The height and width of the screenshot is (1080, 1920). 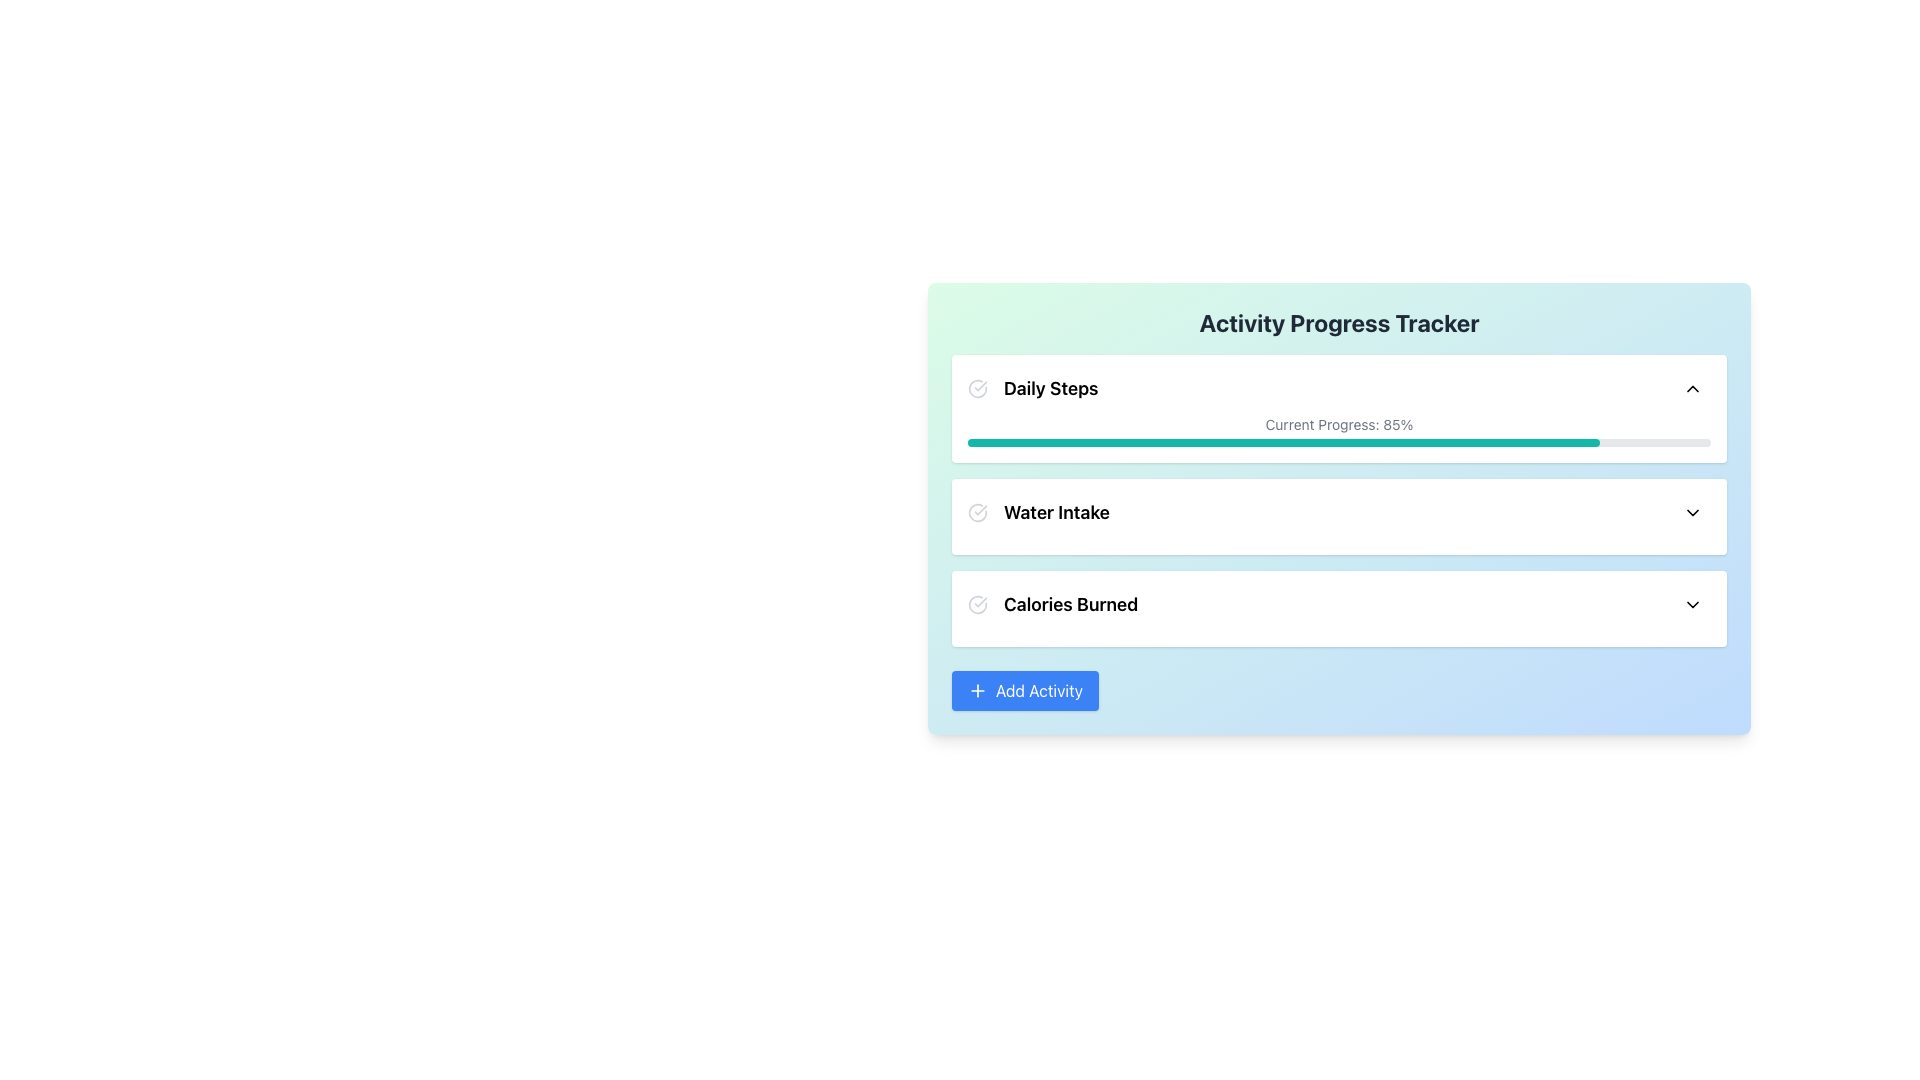 I want to click on the dropdown toggle button located at the far right side of the 'Water Intake' section, so click(x=1692, y=512).